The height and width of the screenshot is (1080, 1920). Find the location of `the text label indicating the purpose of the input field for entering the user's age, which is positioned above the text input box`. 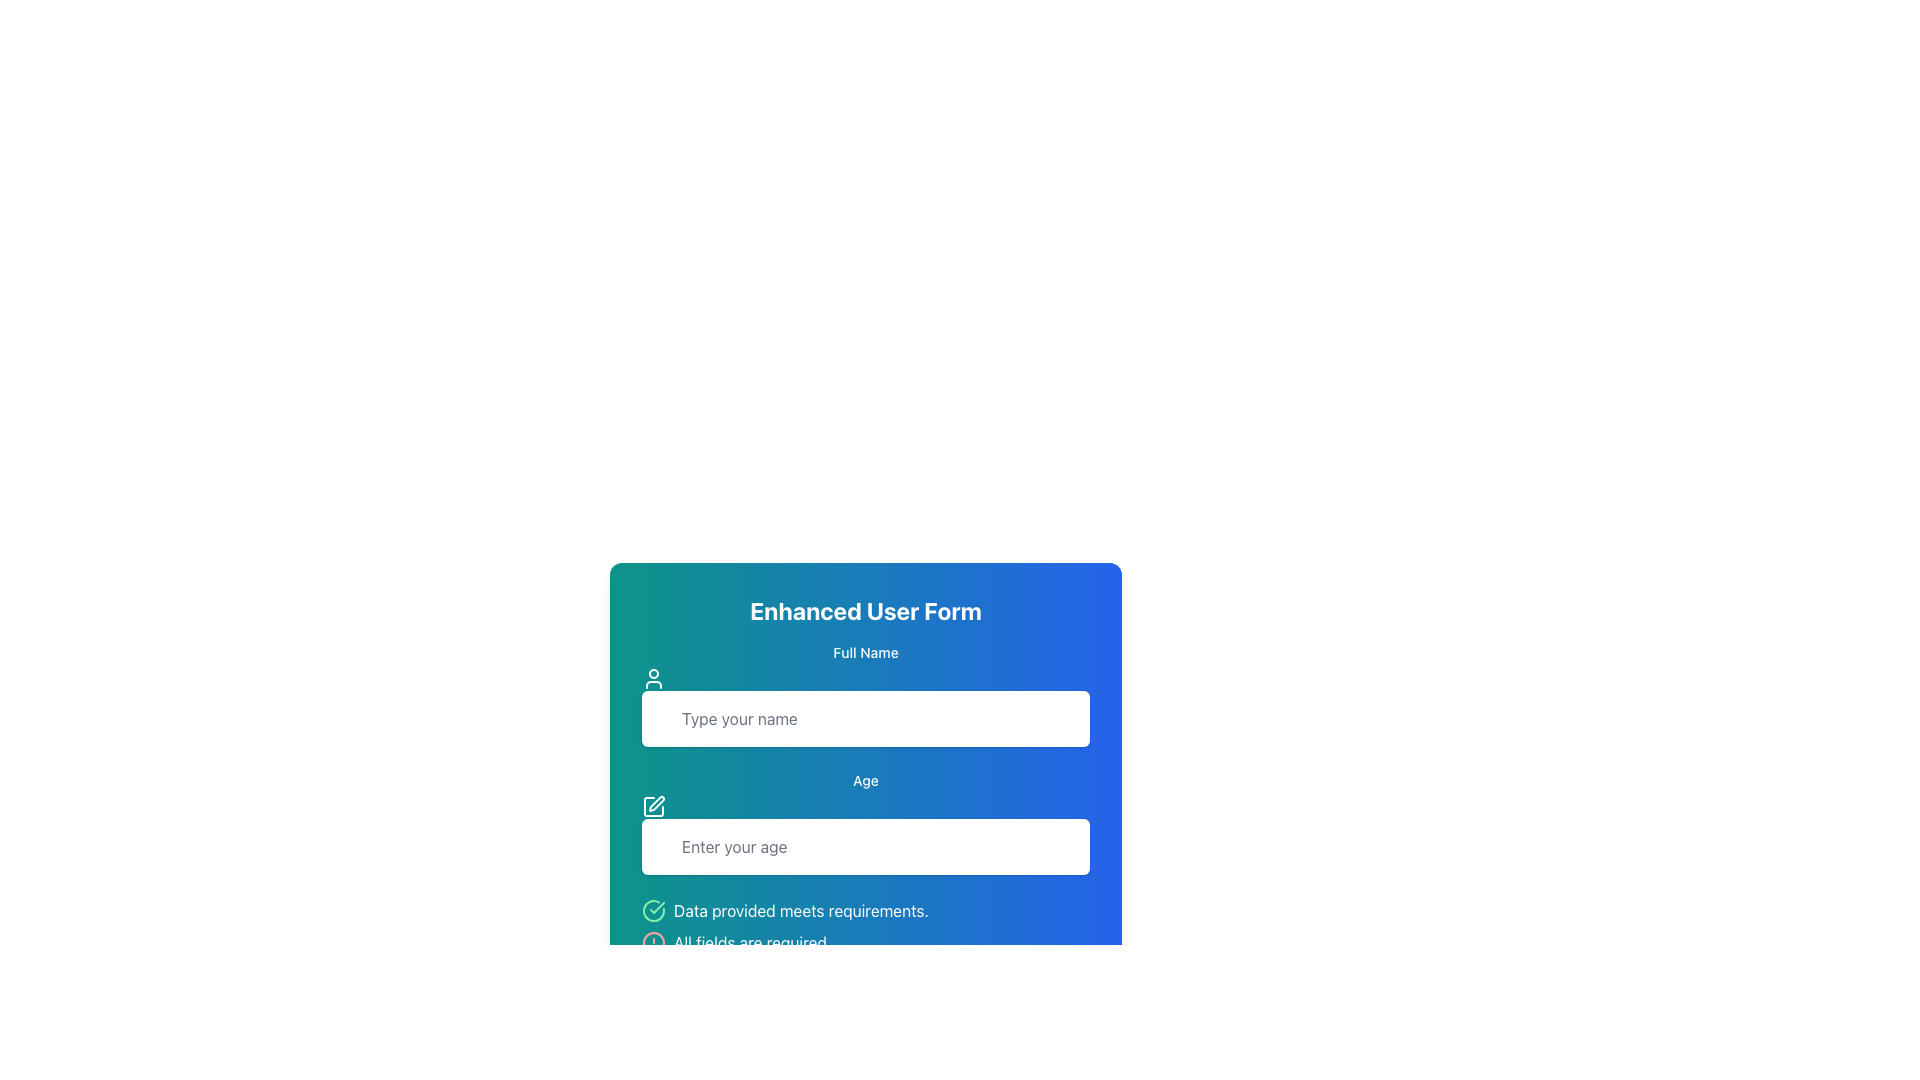

the text label indicating the purpose of the input field for entering the user's age, which is positioned above the text input box is located at coordinates (865, 779).